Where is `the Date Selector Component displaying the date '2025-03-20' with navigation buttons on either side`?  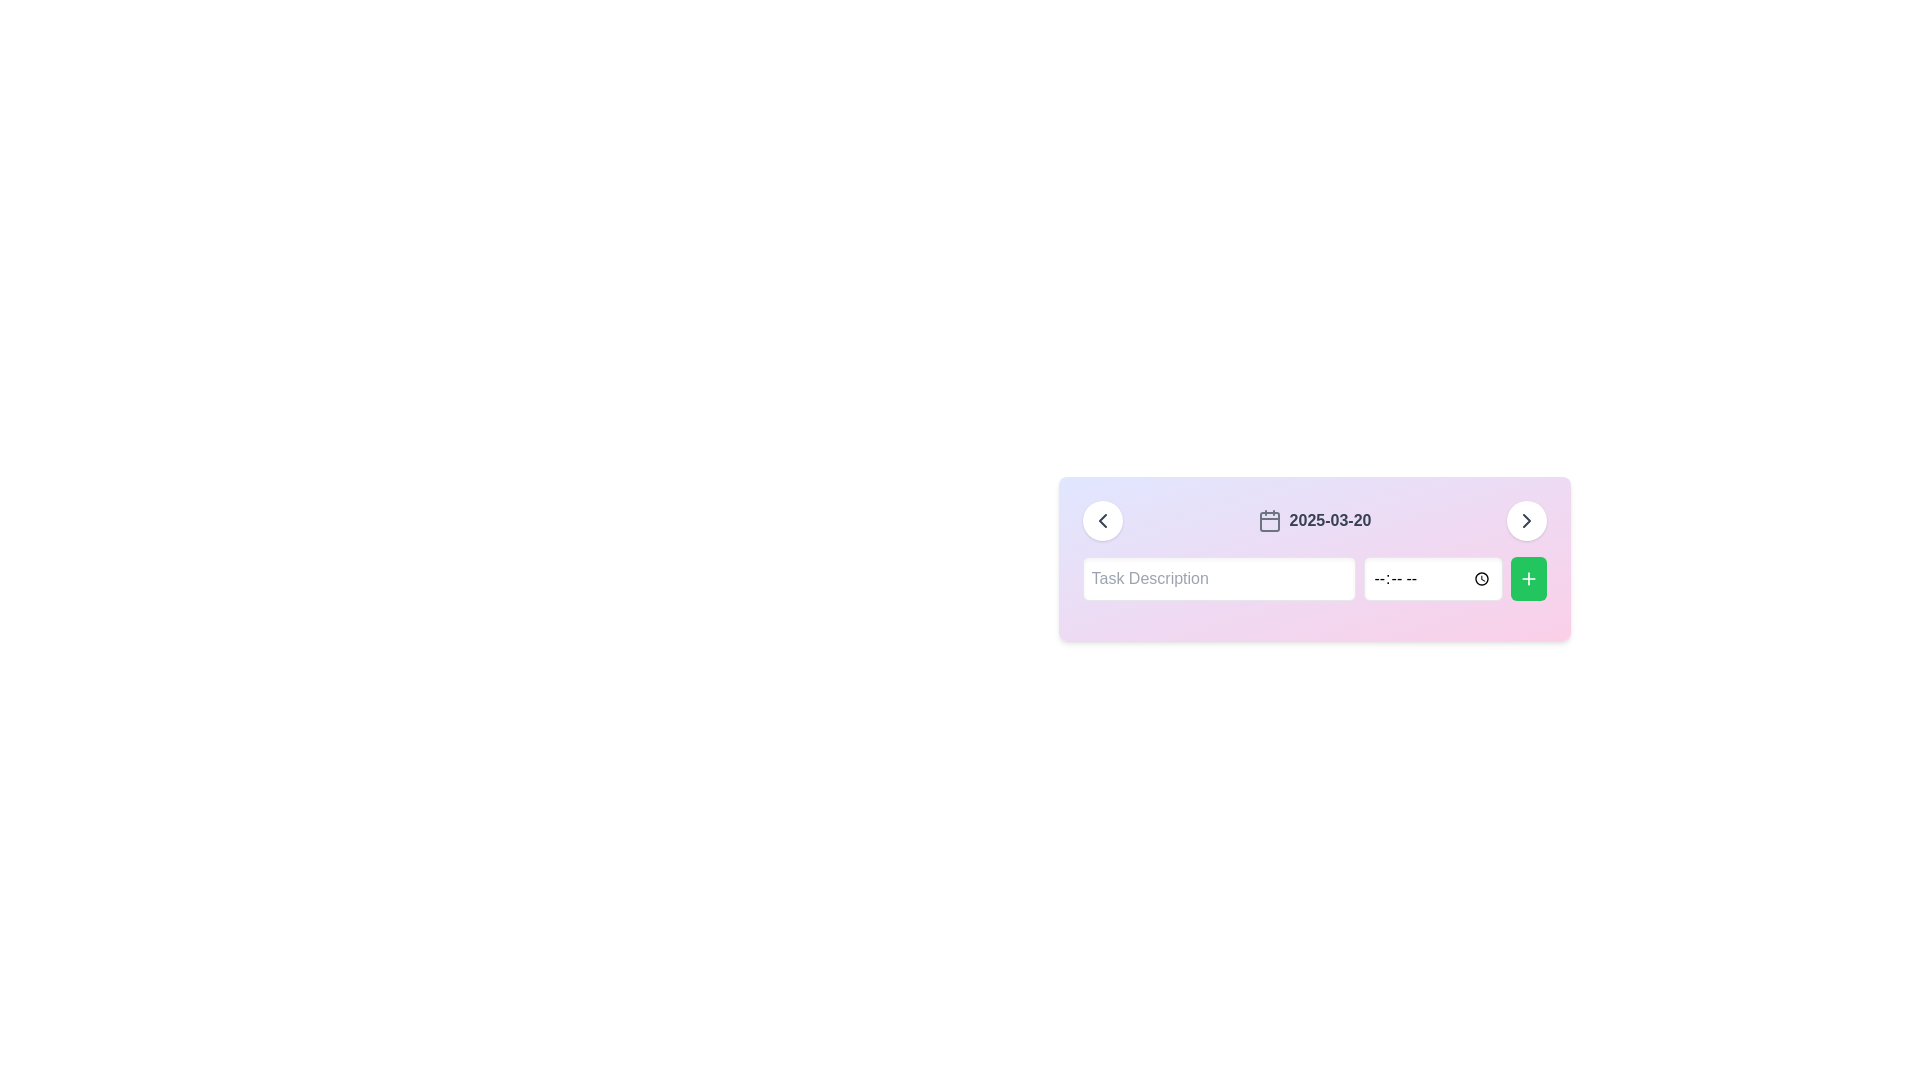 the Date Selector Component displaying the date '2025-03-20' with navigation buttons on either side is located at coordinates (1314, 519).